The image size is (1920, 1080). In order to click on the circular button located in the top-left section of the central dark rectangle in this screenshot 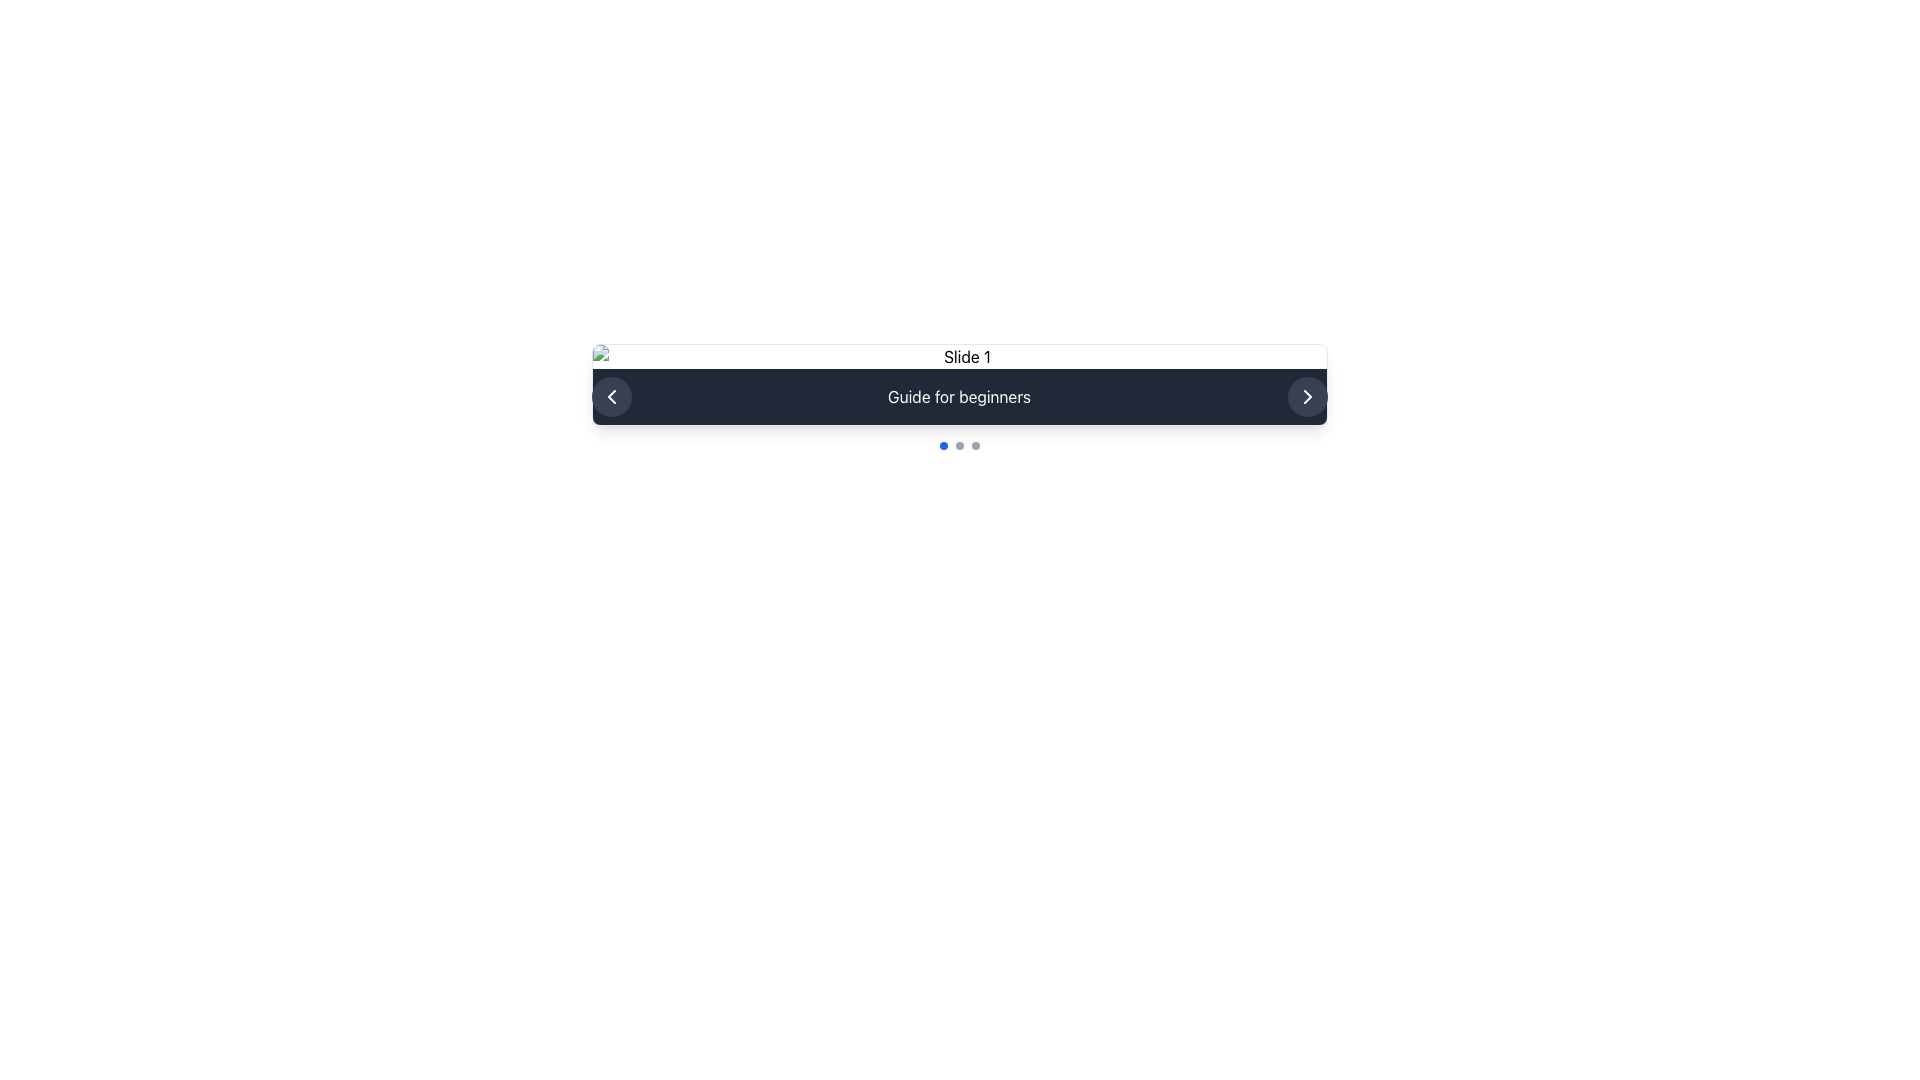, I will do `click(610, 397)`.